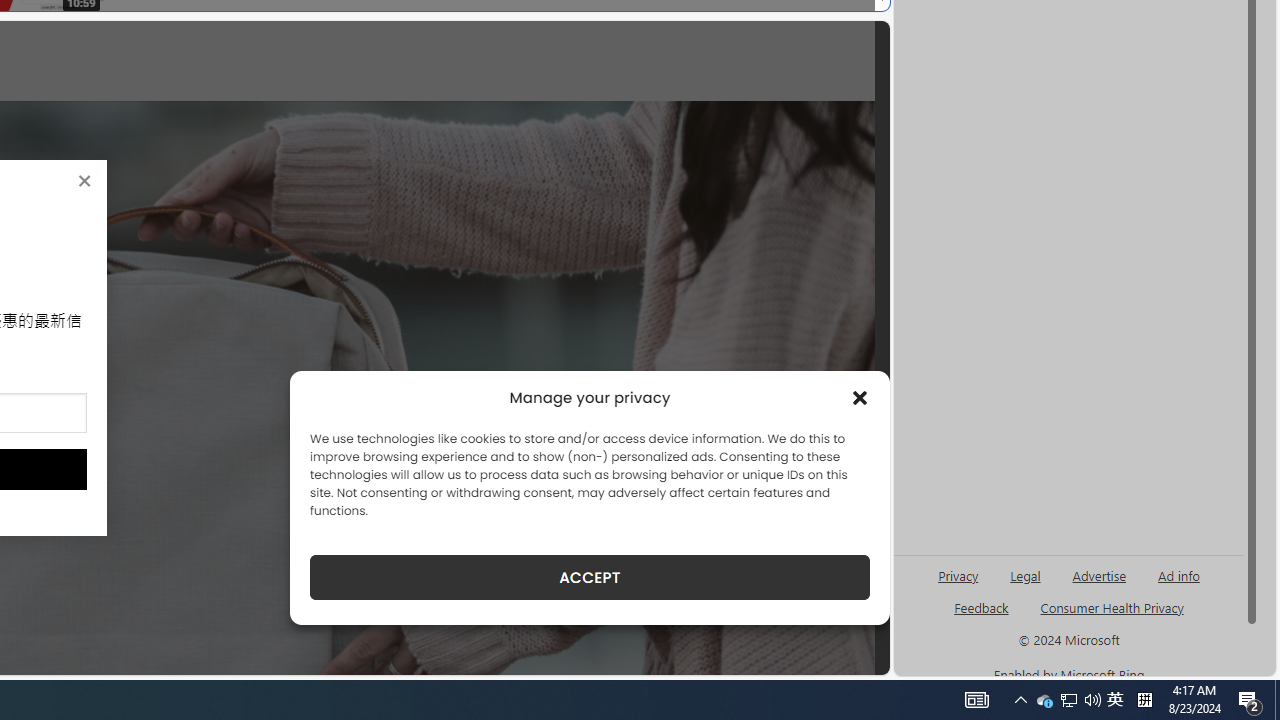  Describe the element at coordinates (589, 577) in the screenshot. I see `'ACCEPT'` at that location.